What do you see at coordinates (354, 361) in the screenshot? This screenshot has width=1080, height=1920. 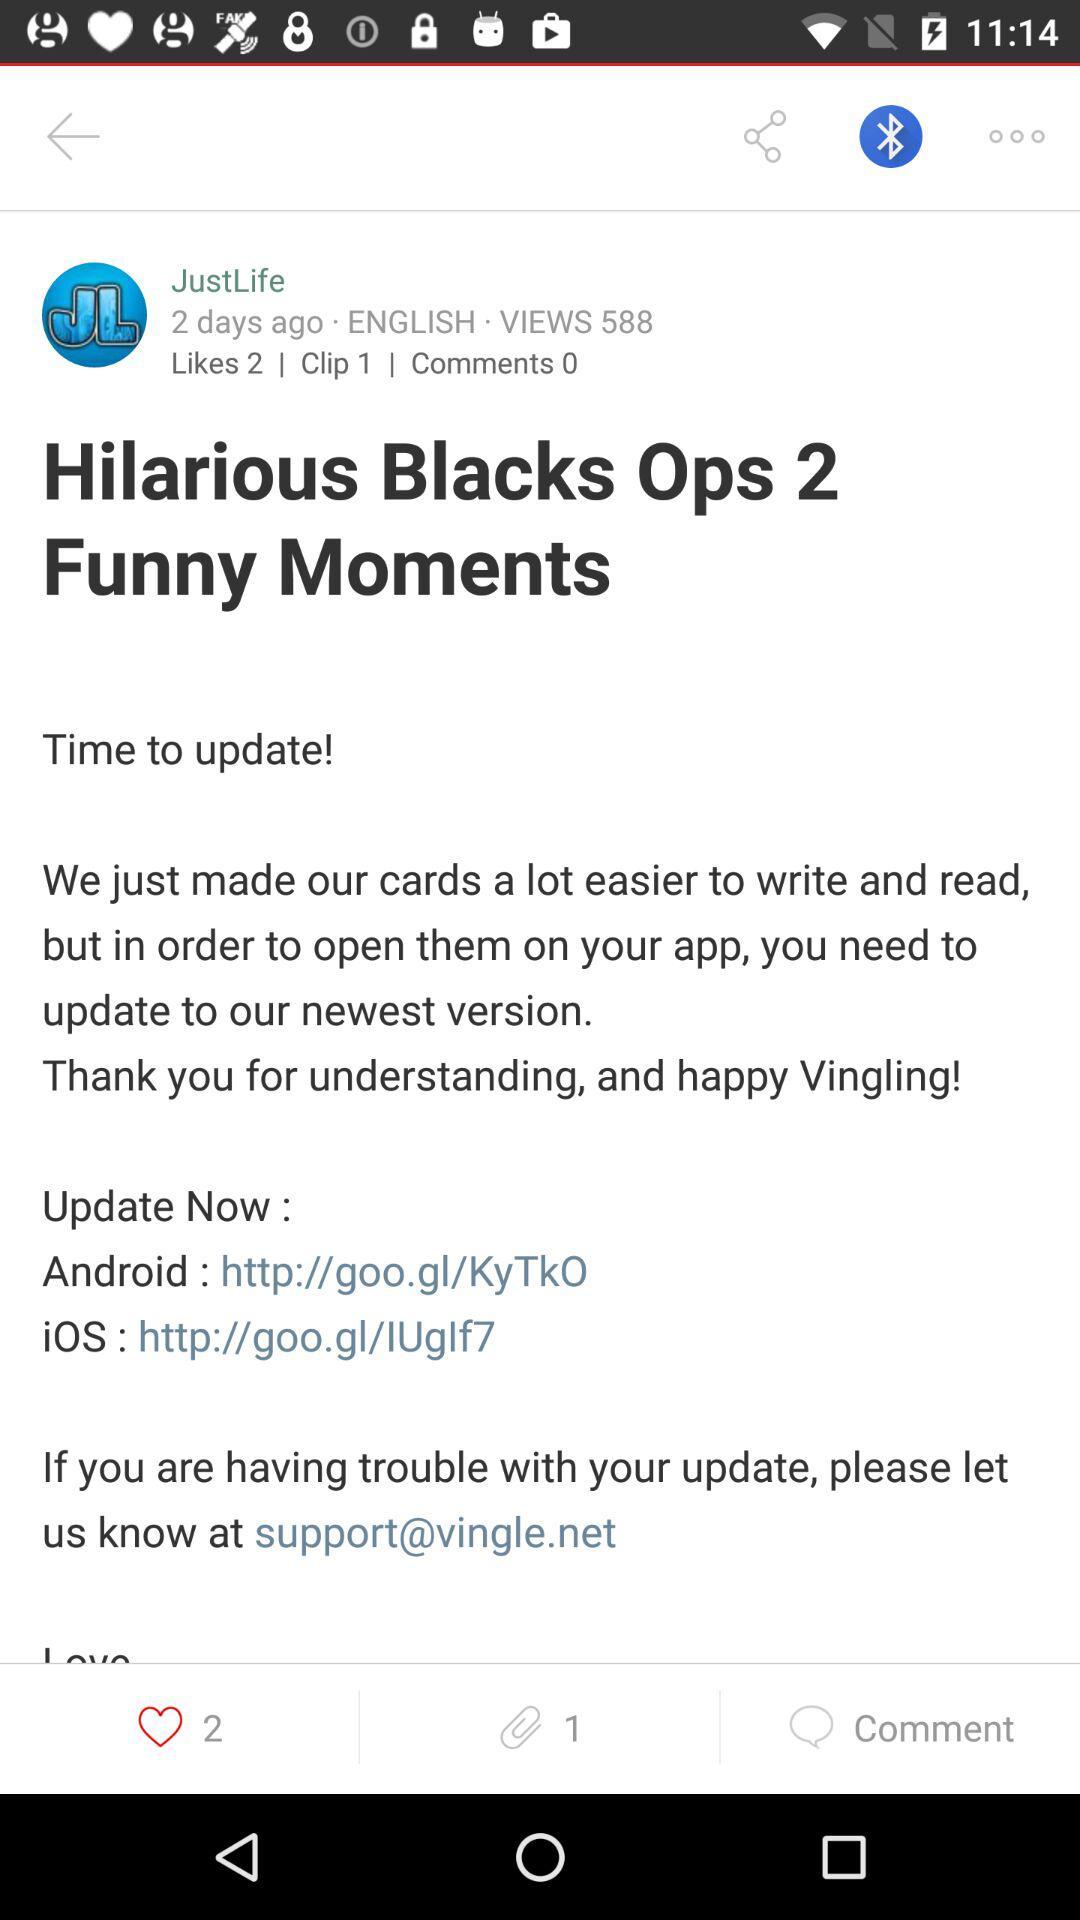 I see `item to the left of comments 0` at bounding box center [354, 361].